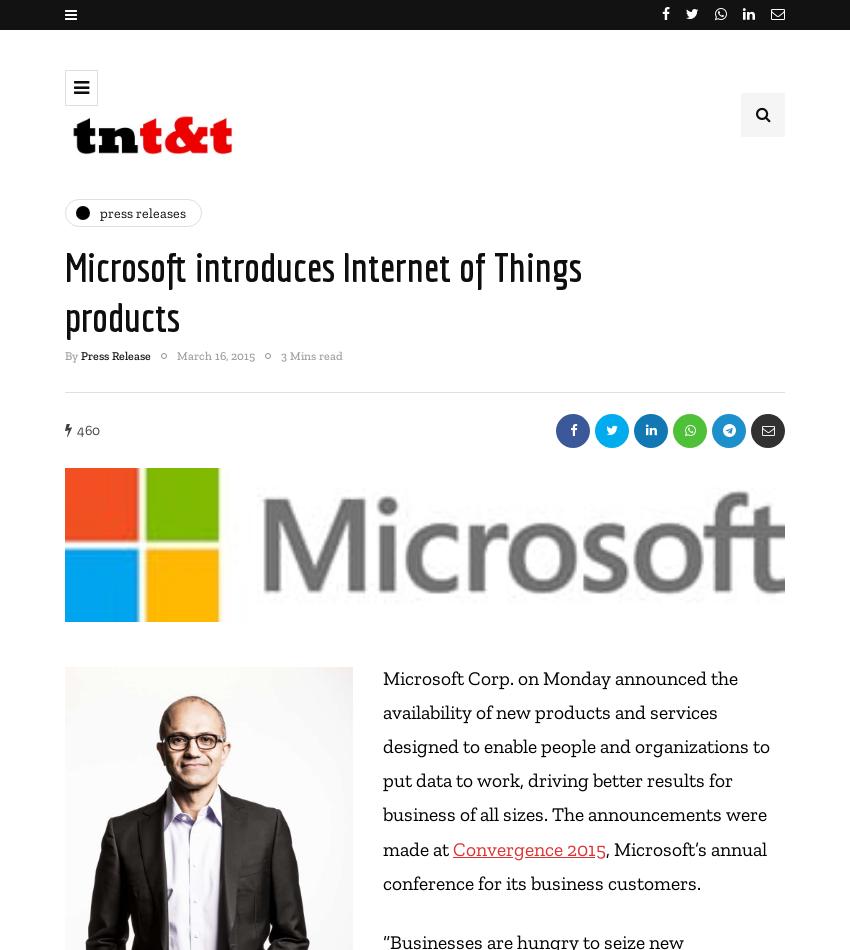 The image size is (850, 950). Describe the element at coordinates (73, 354) in the screenshot. I see `'By'` at that location.